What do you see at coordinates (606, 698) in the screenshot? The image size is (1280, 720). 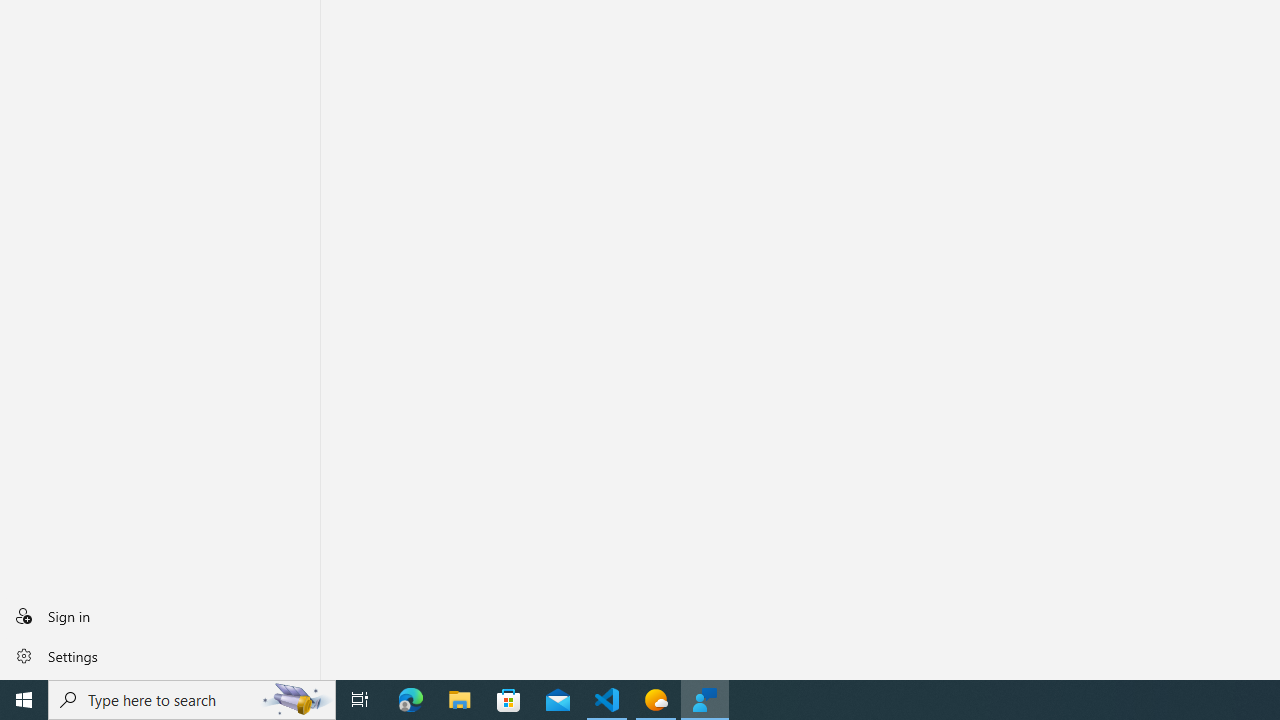 I see `'Visual Studio Code - 1 running window'` at bounding box center [606, 698].